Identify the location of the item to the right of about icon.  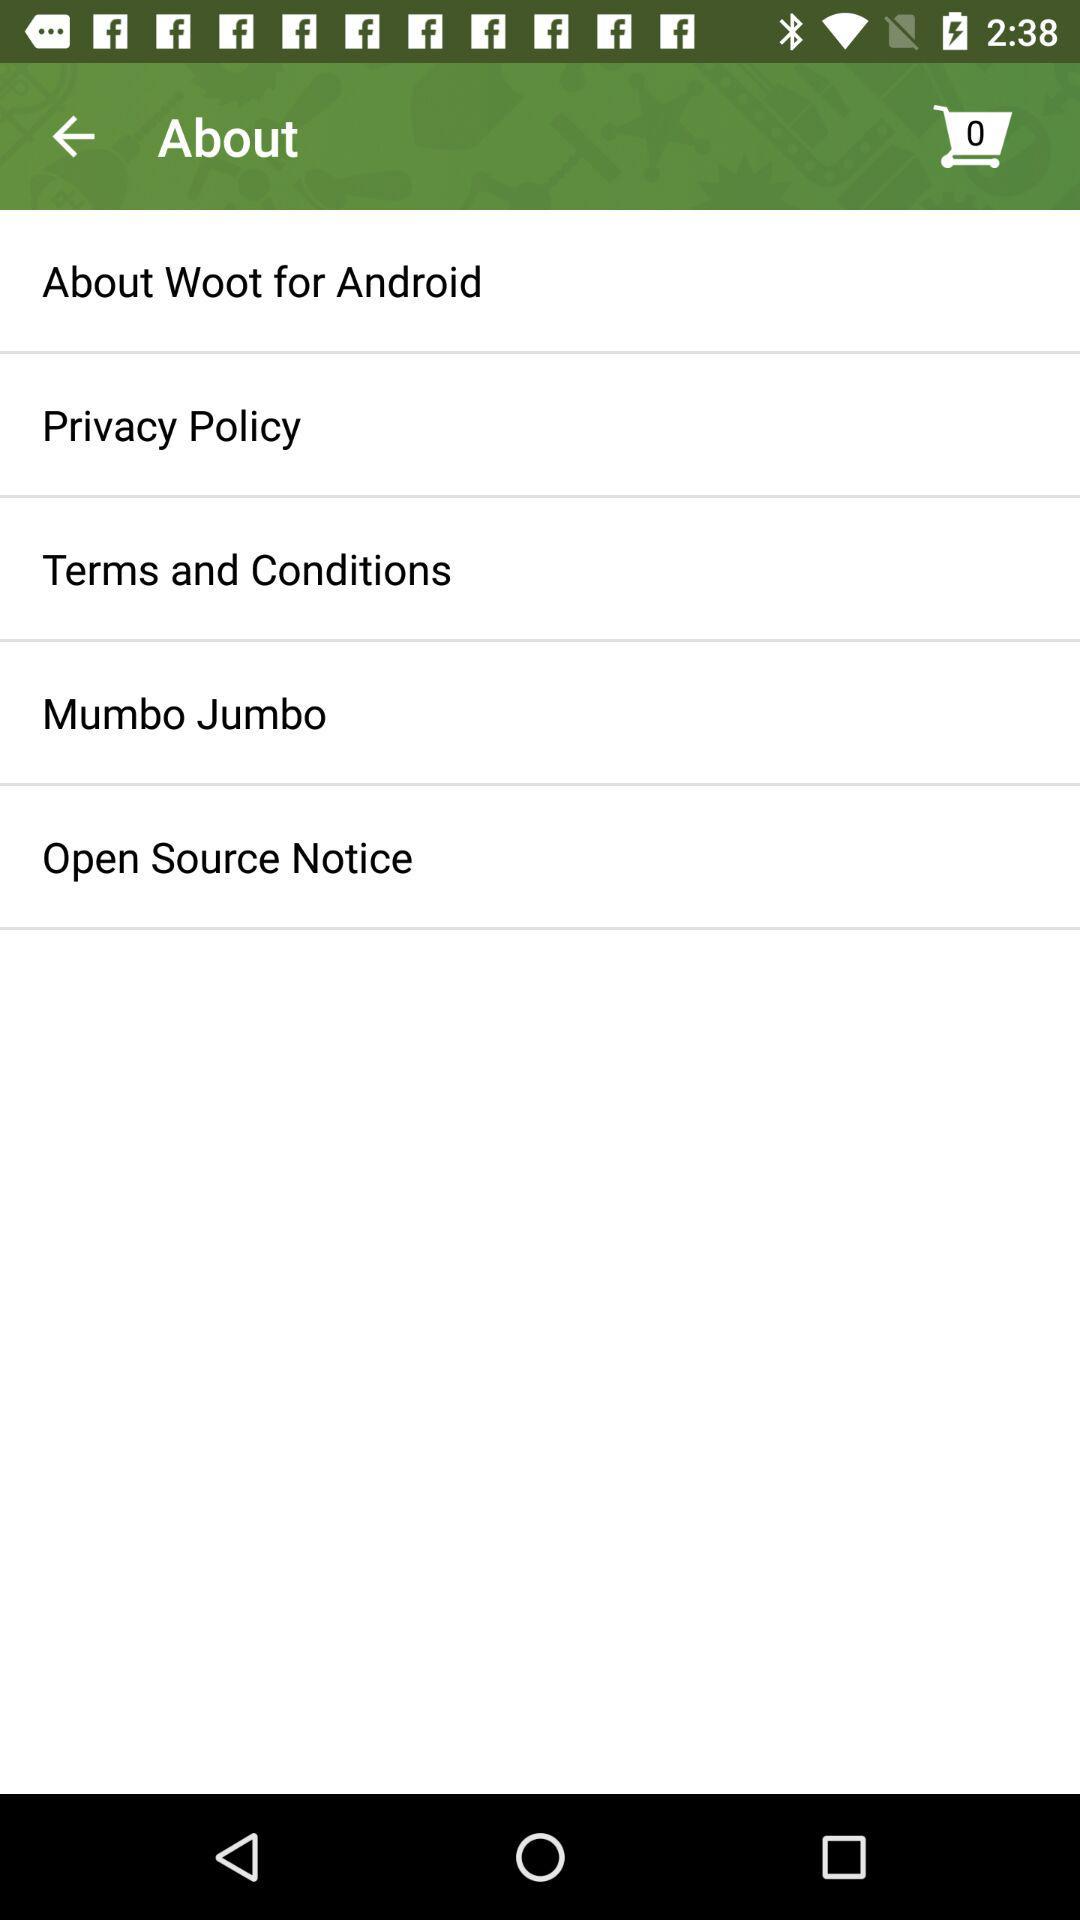
(995, 135).